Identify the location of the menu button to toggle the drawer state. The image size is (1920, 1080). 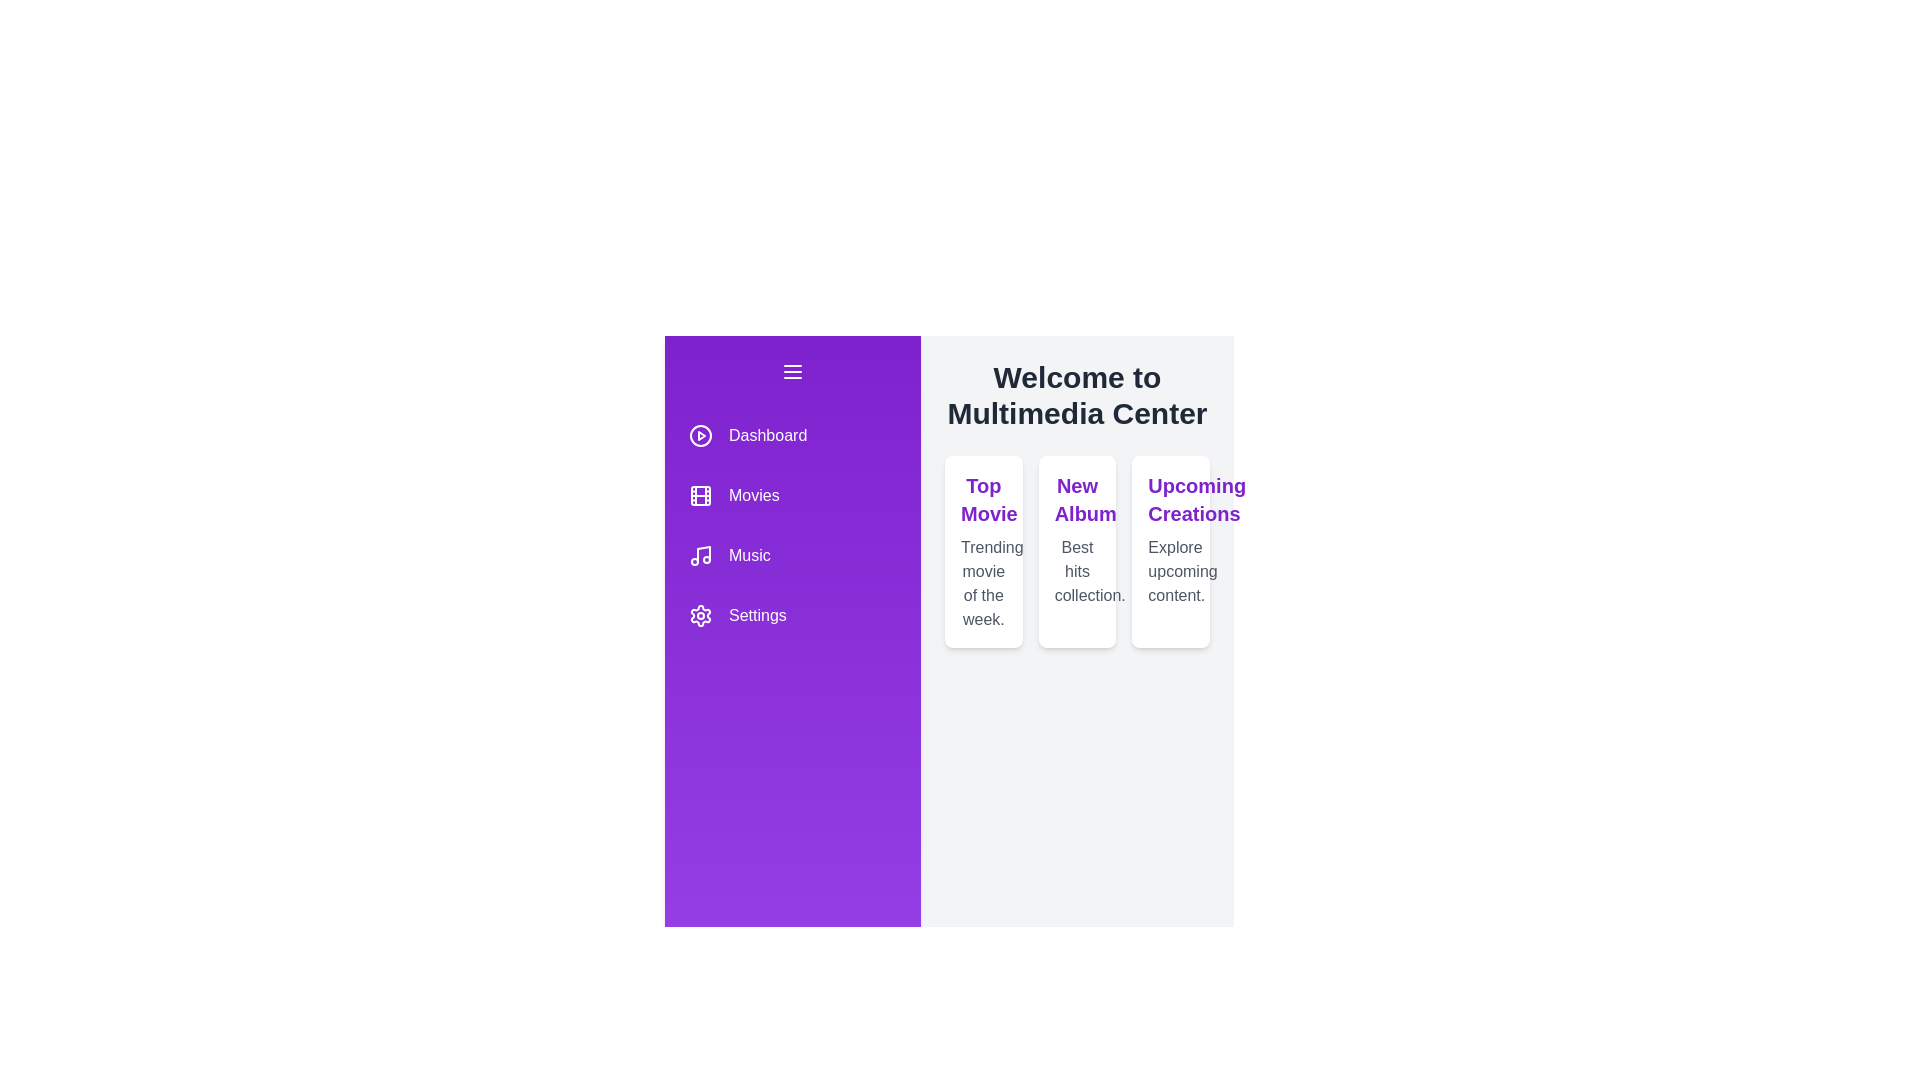
(791, 371).